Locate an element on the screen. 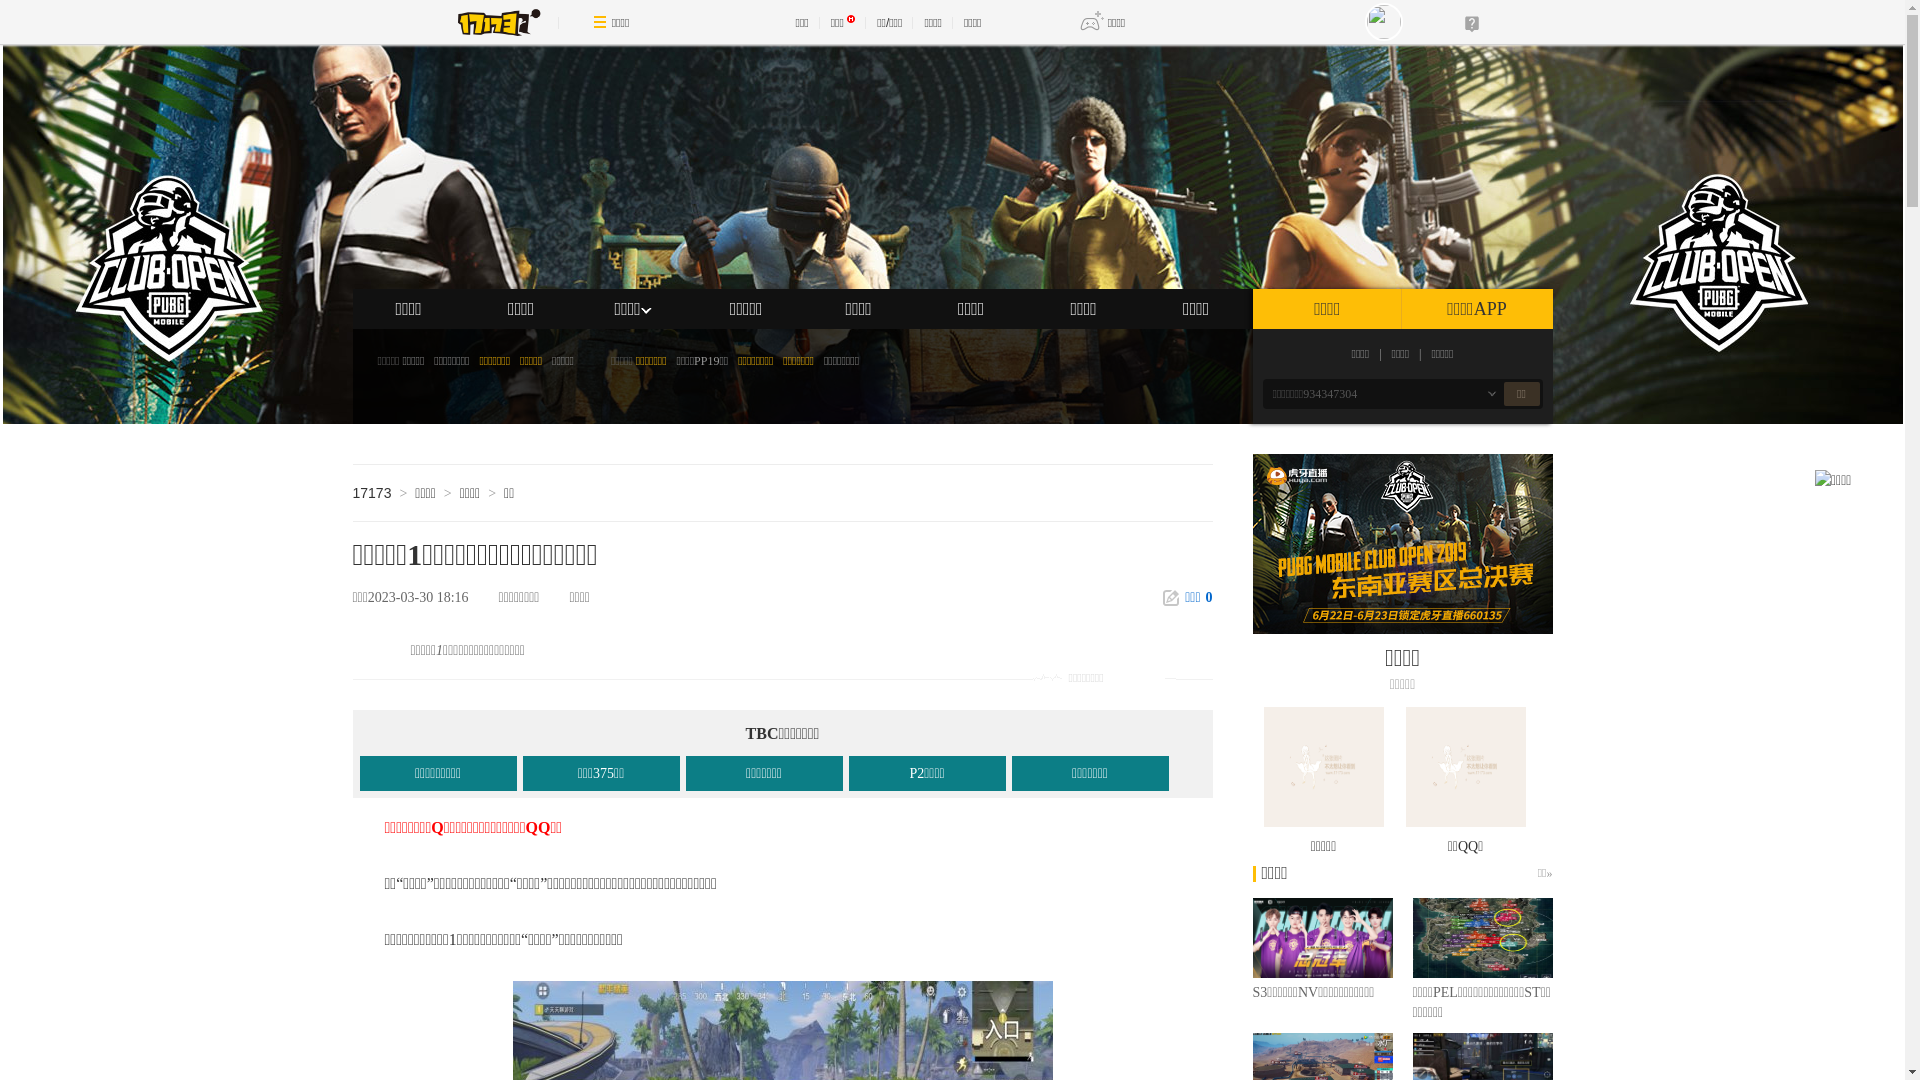 This screenshot has height=1080, width=1920. '17173' is located at coordinates (371, 493).